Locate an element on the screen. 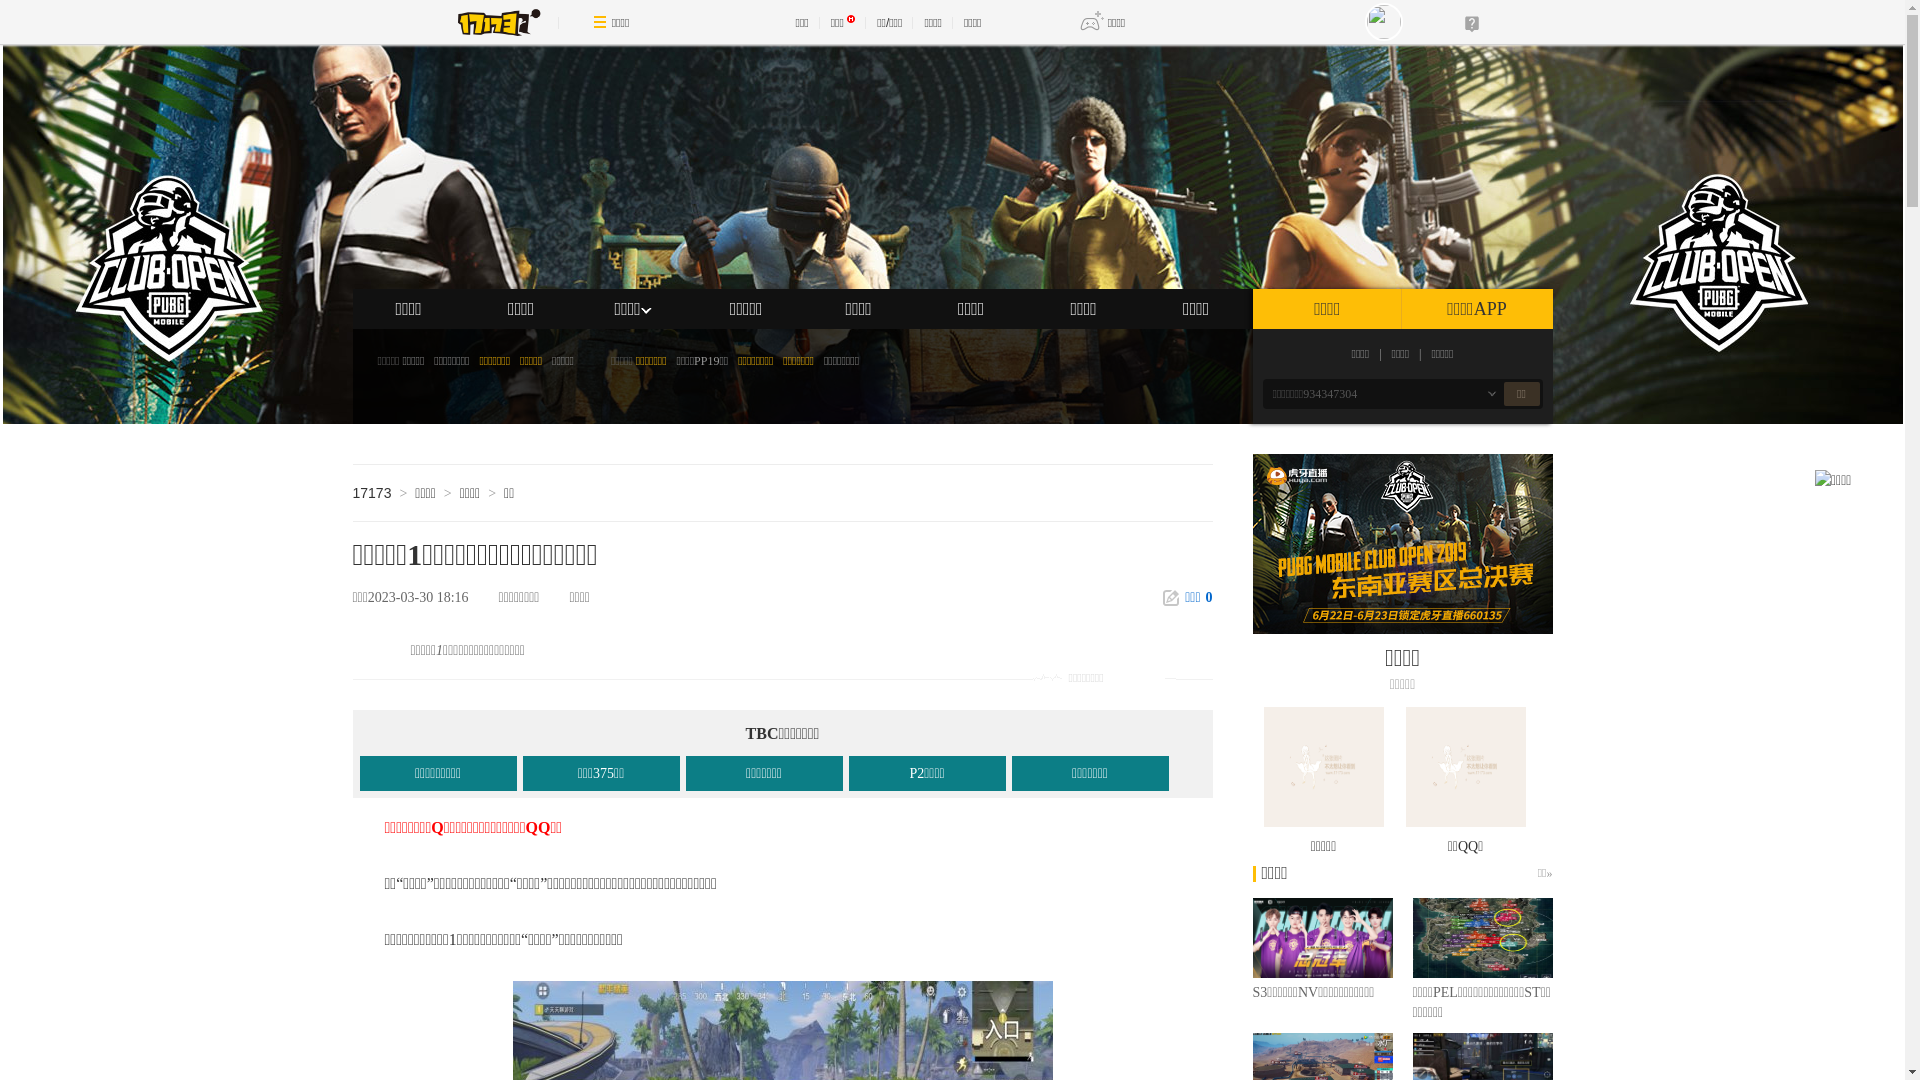 This screenshot has height=1080, width=1920. '17173' is located at coordinates (371, 493).